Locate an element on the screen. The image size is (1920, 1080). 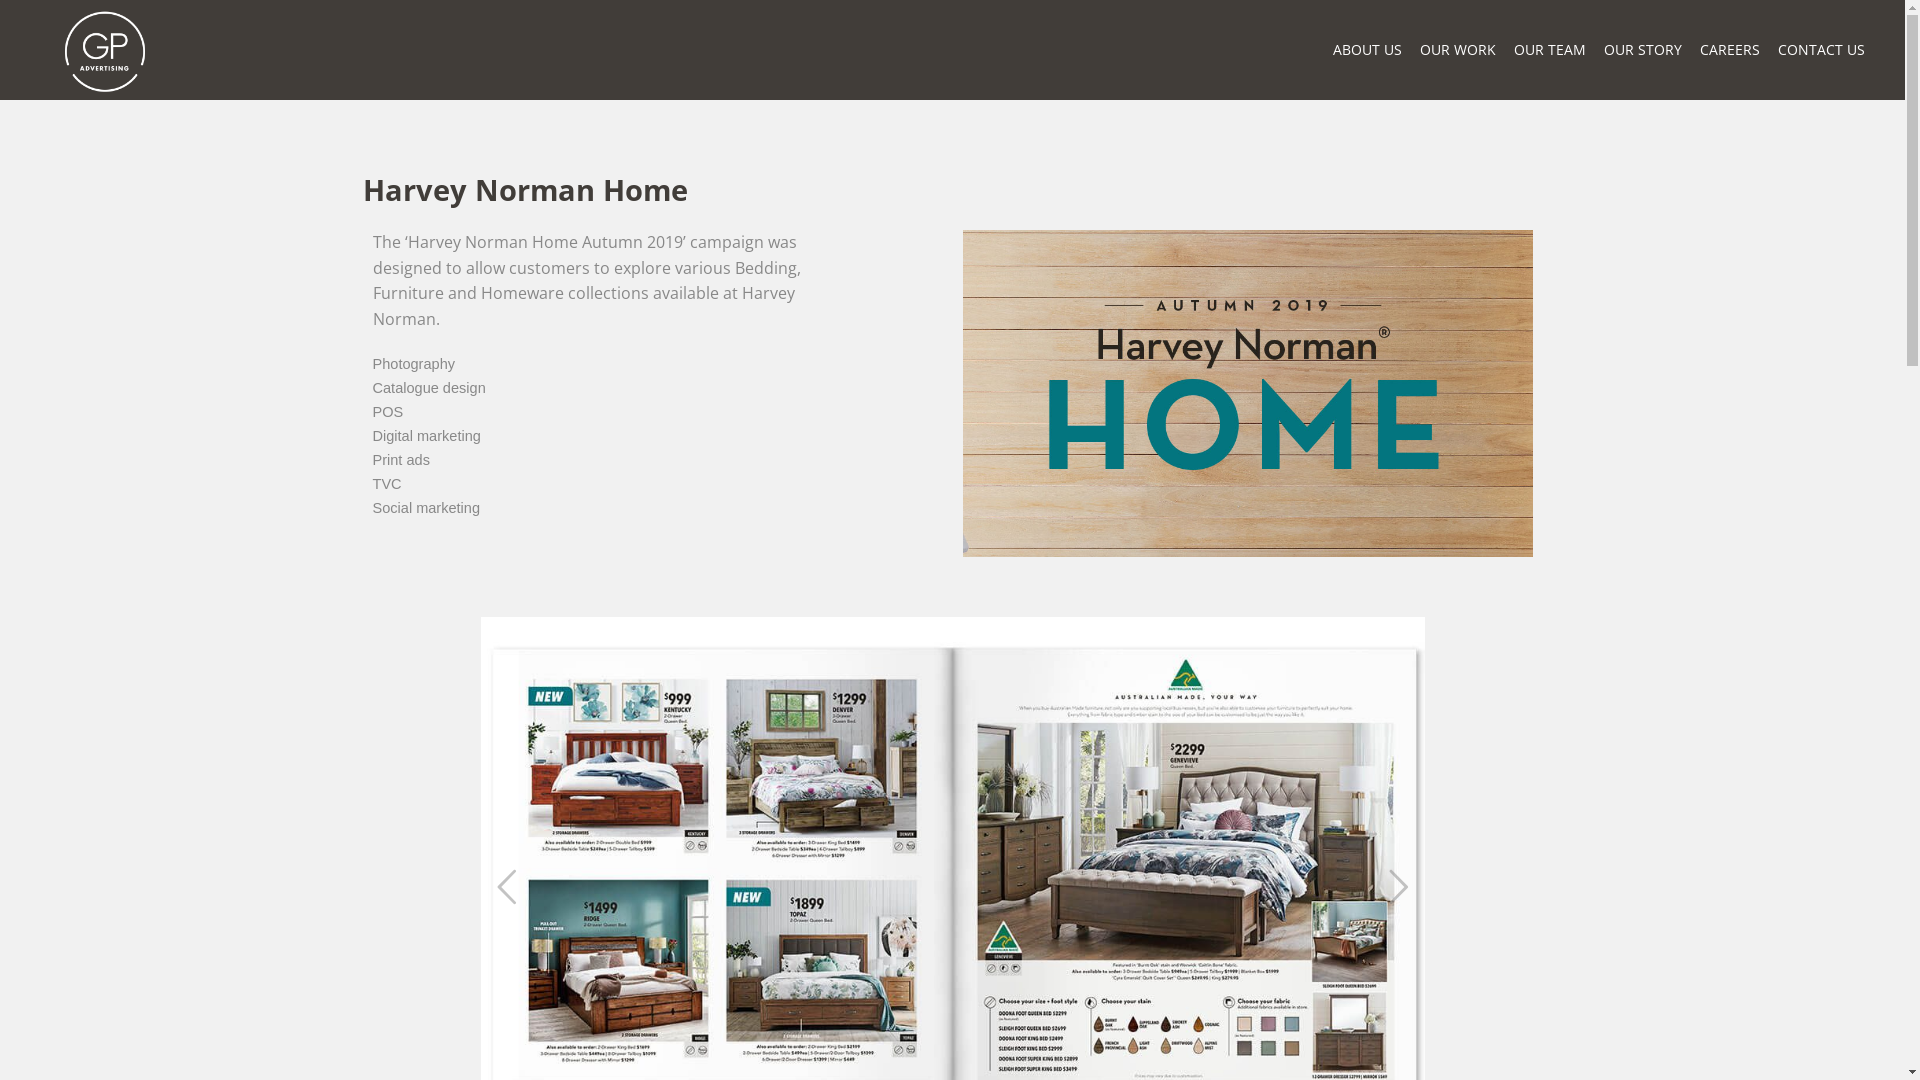
'ABOUT US' is located at coordinates (1366, 48).